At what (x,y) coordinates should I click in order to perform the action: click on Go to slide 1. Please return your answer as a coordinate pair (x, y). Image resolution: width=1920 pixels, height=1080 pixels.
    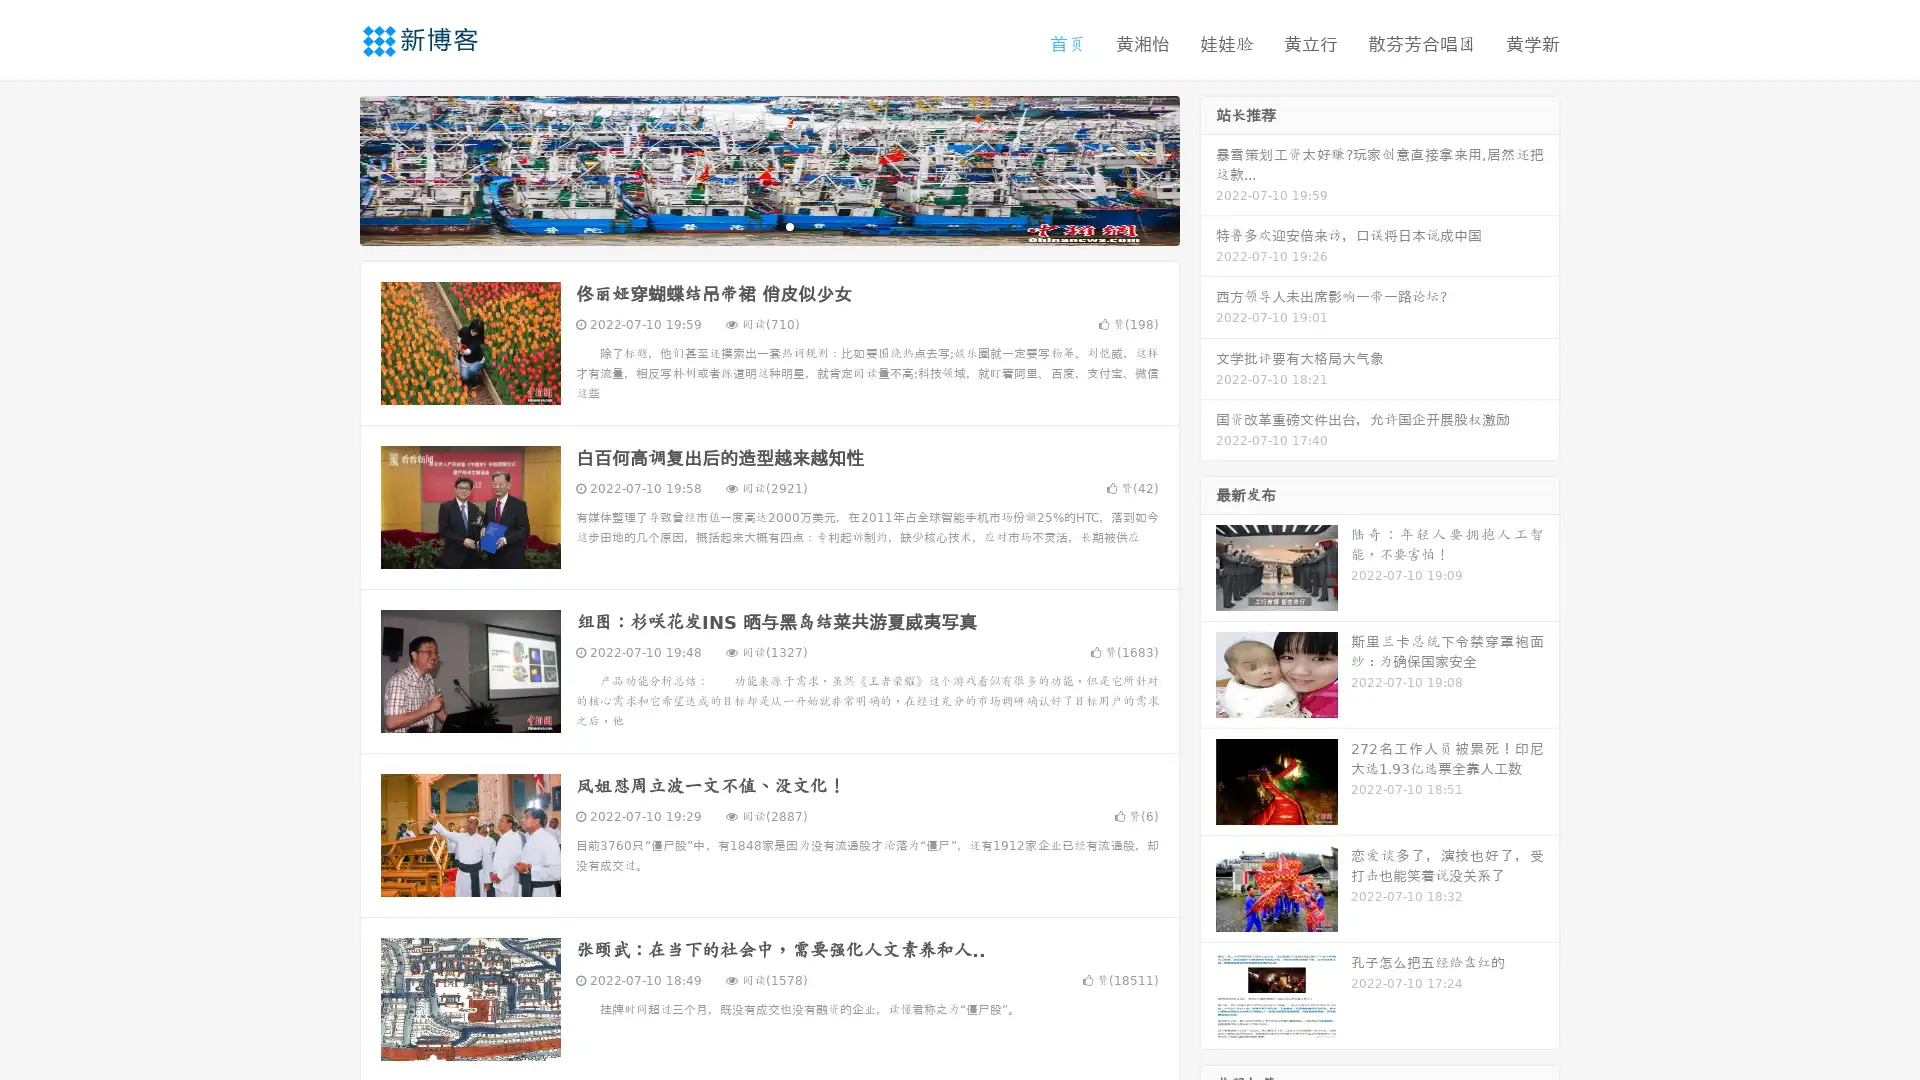
    Looking at the image, I should click on (748, 225).